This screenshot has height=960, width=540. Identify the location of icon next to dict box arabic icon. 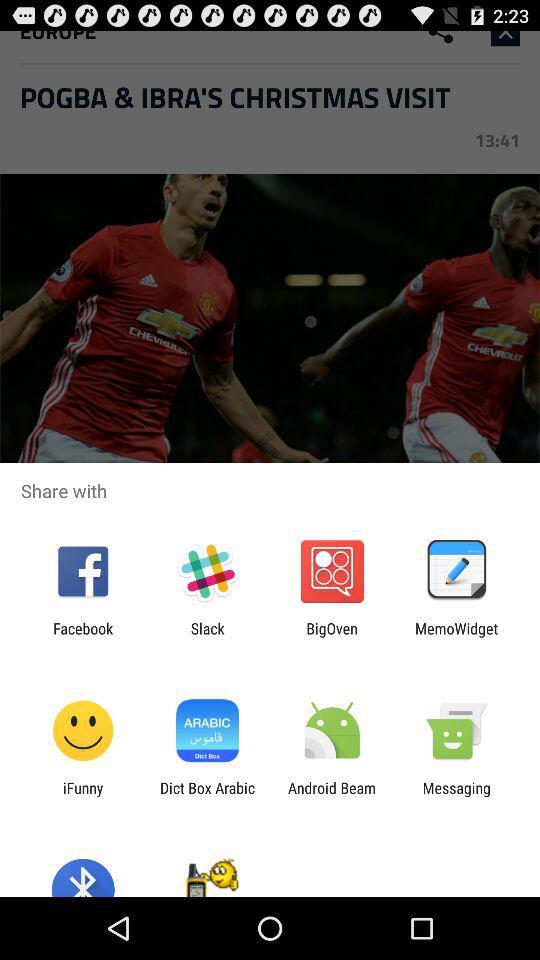
(332, 796).